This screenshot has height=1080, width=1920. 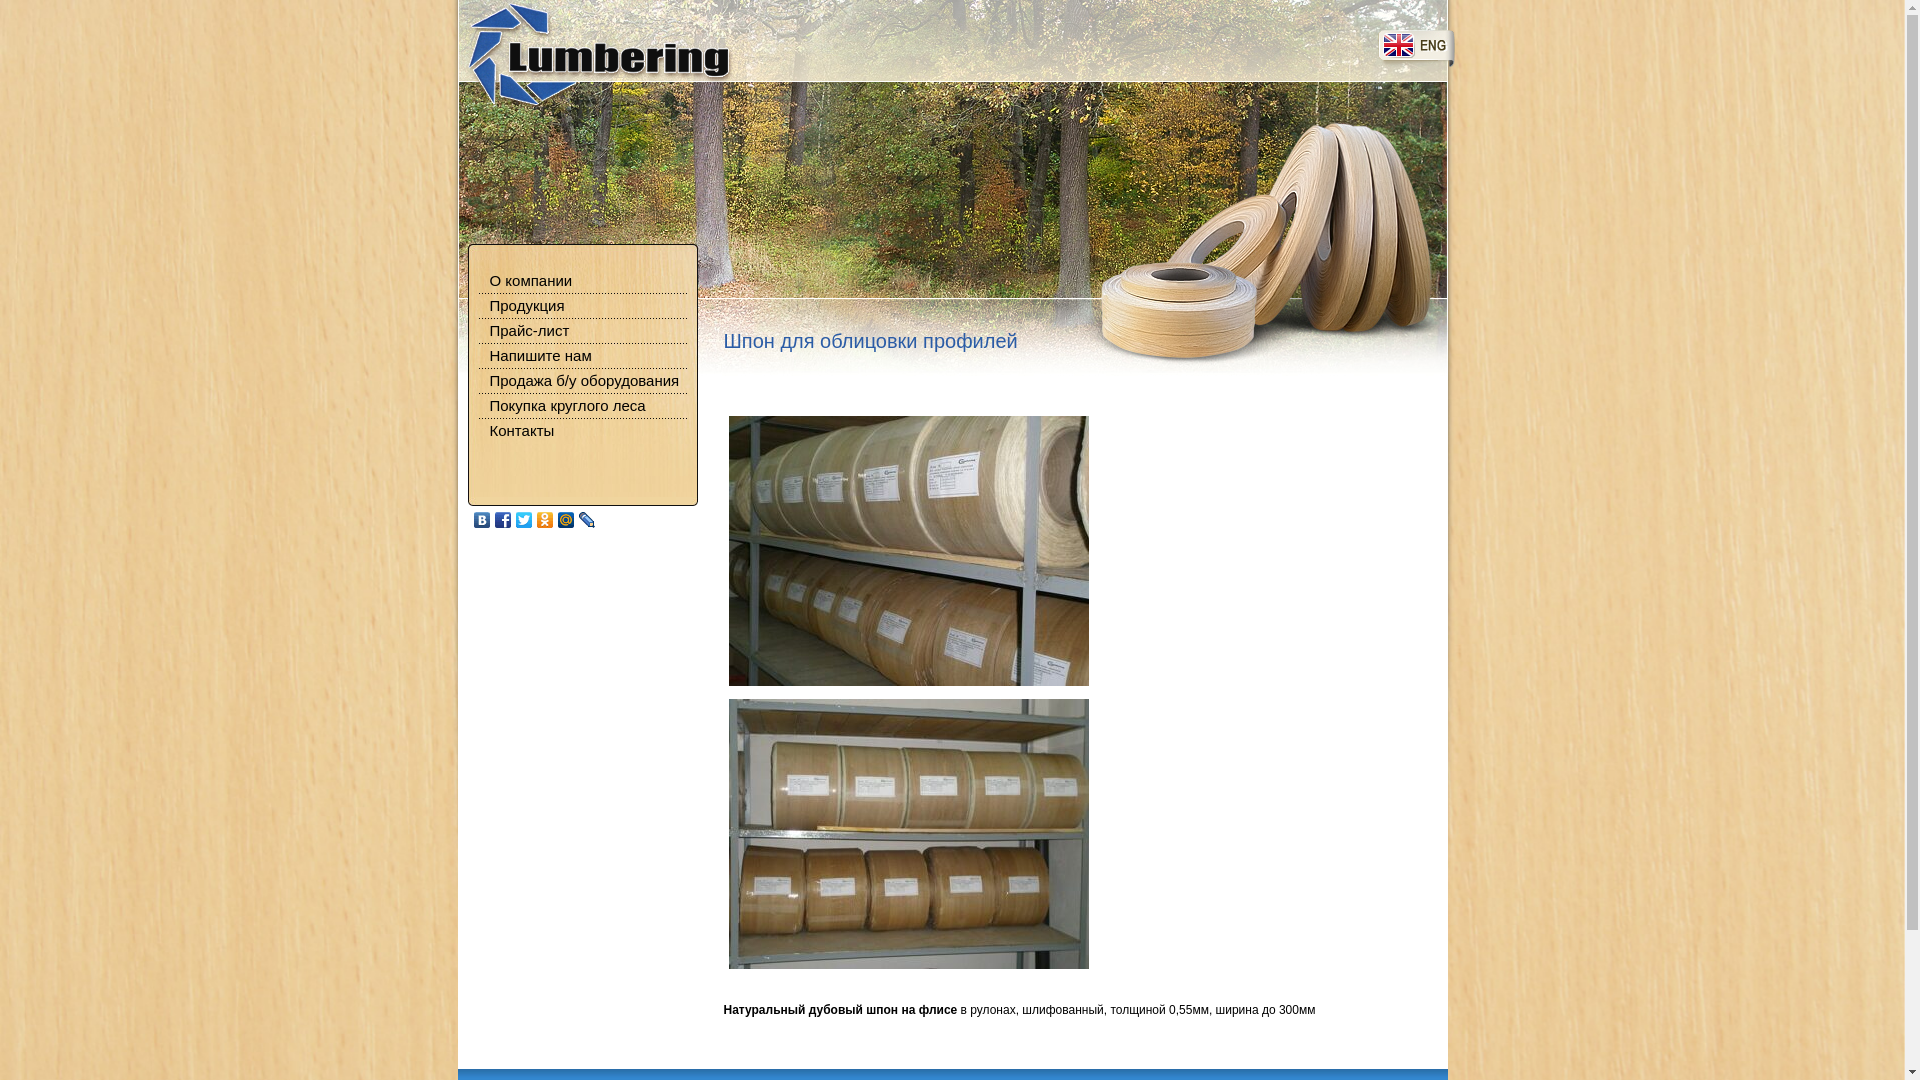 What do you see at coordinates (524, 519) in the screenshot?
I see `'Twitter'` at bounding box center [524, 519].